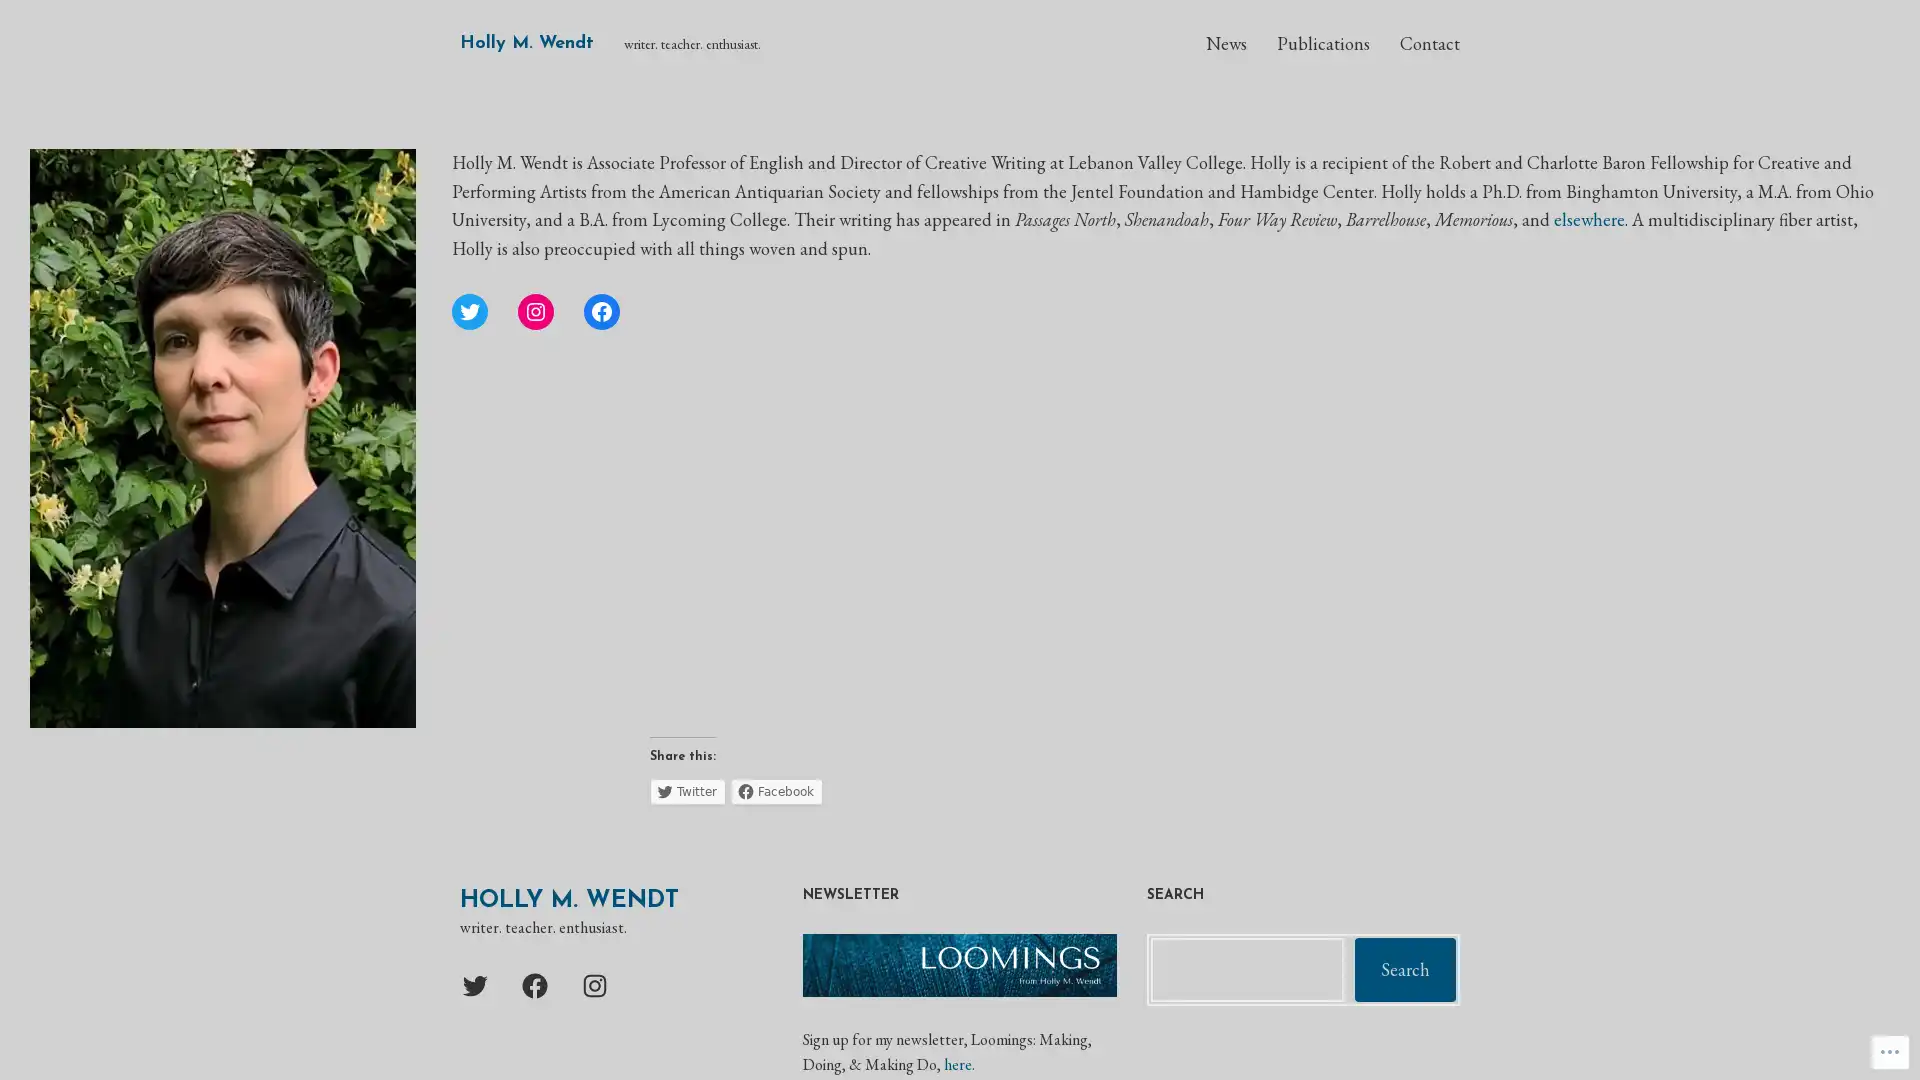  What do you see at coordinates (1404, 967) in the screenshot?
I see `Search` at bounding box center [1404, 967].